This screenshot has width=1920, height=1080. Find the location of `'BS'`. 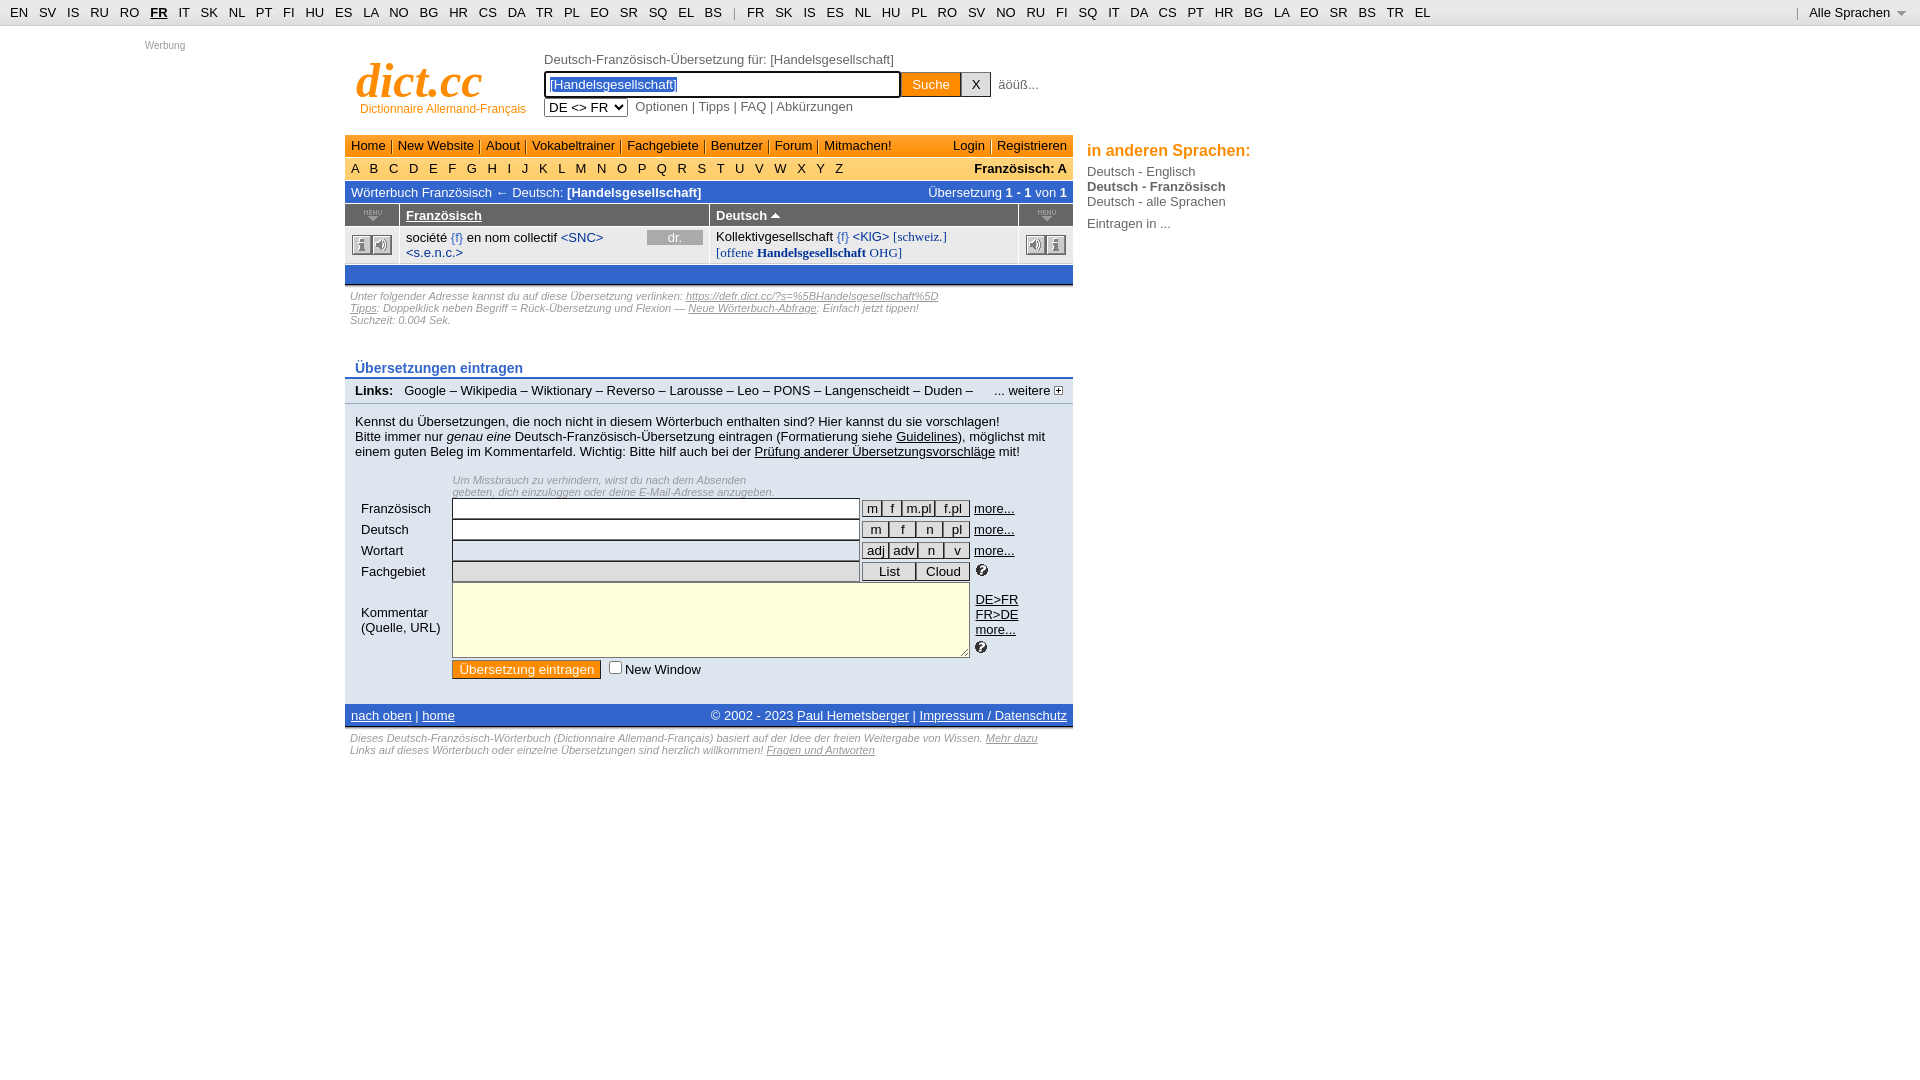

'BS' is located at coordinates (713, 12).